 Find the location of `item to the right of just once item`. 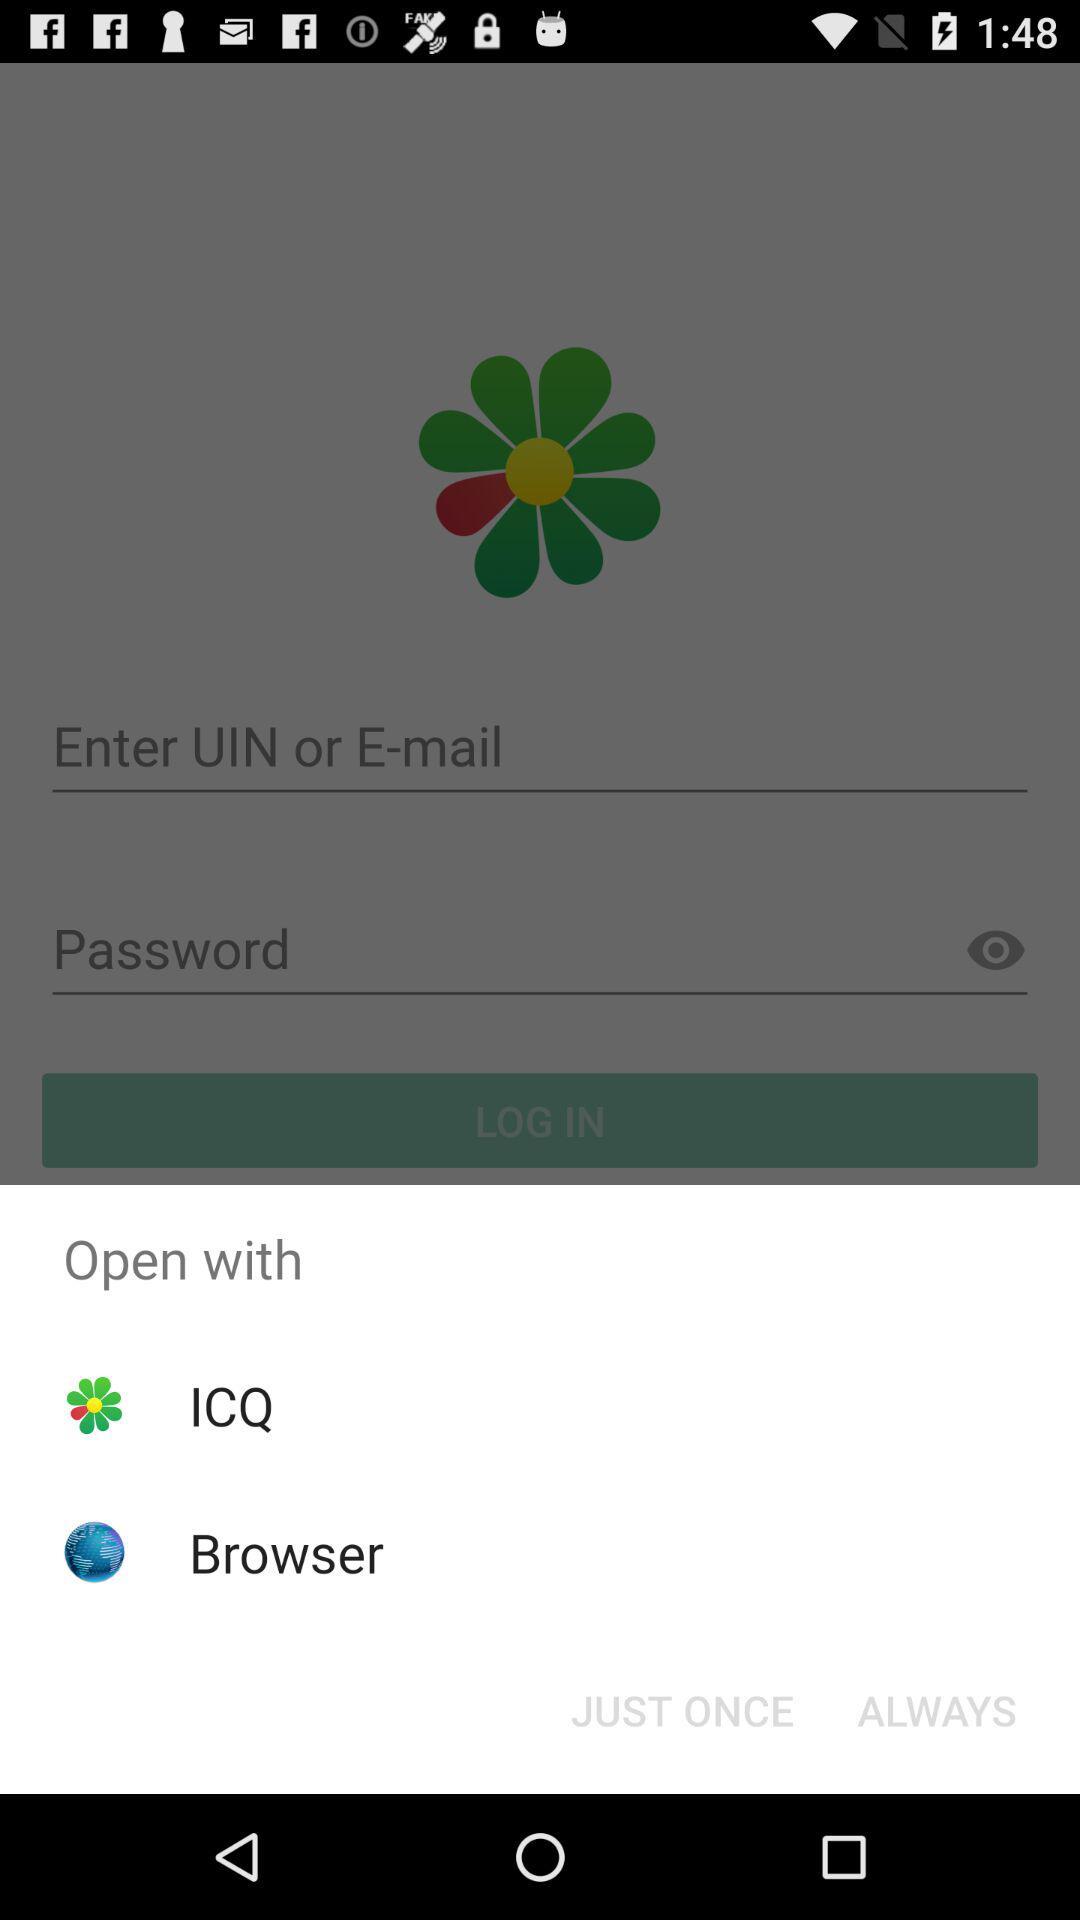

item to the right of just once item is located at coordinates (937, 1708).